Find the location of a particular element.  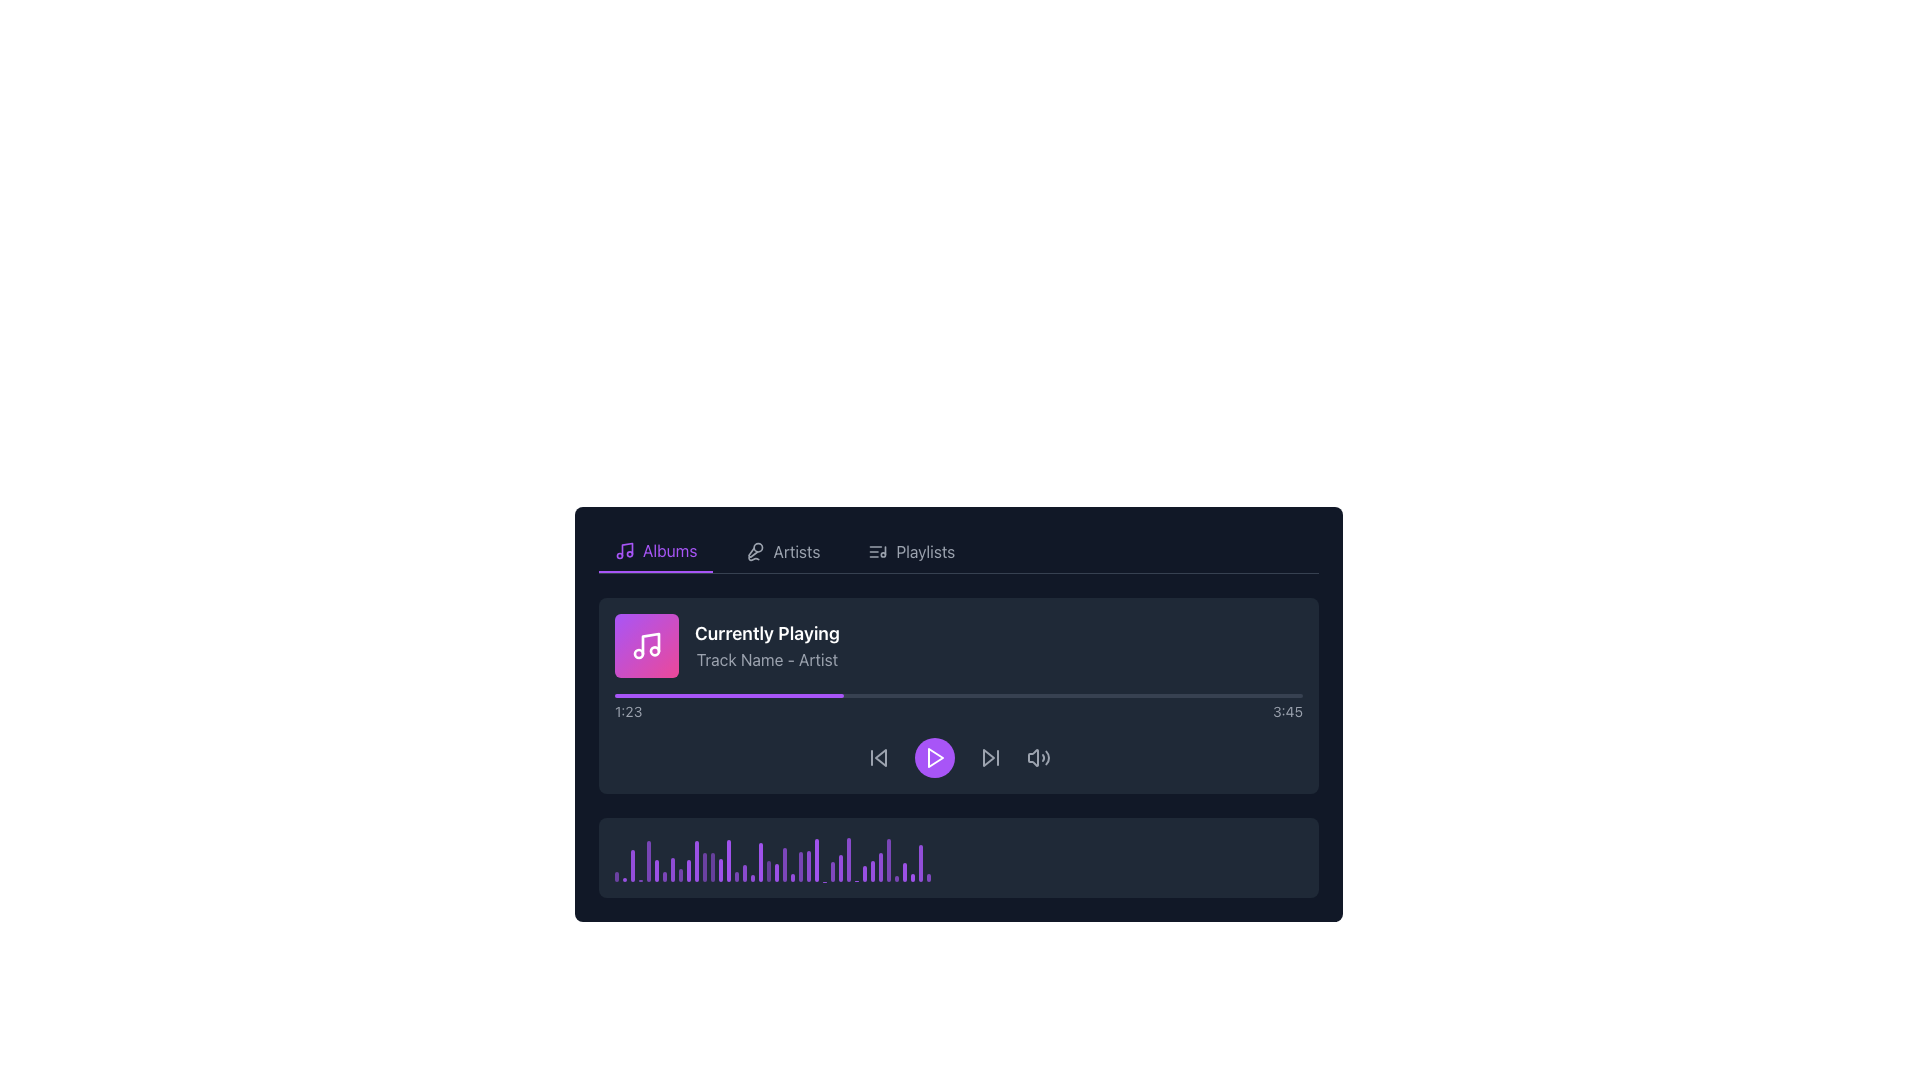

the 29th bar chart column in the media player interface, which represents a data point for the amplitude or frequency of sound is located at coordinates (880, 866).